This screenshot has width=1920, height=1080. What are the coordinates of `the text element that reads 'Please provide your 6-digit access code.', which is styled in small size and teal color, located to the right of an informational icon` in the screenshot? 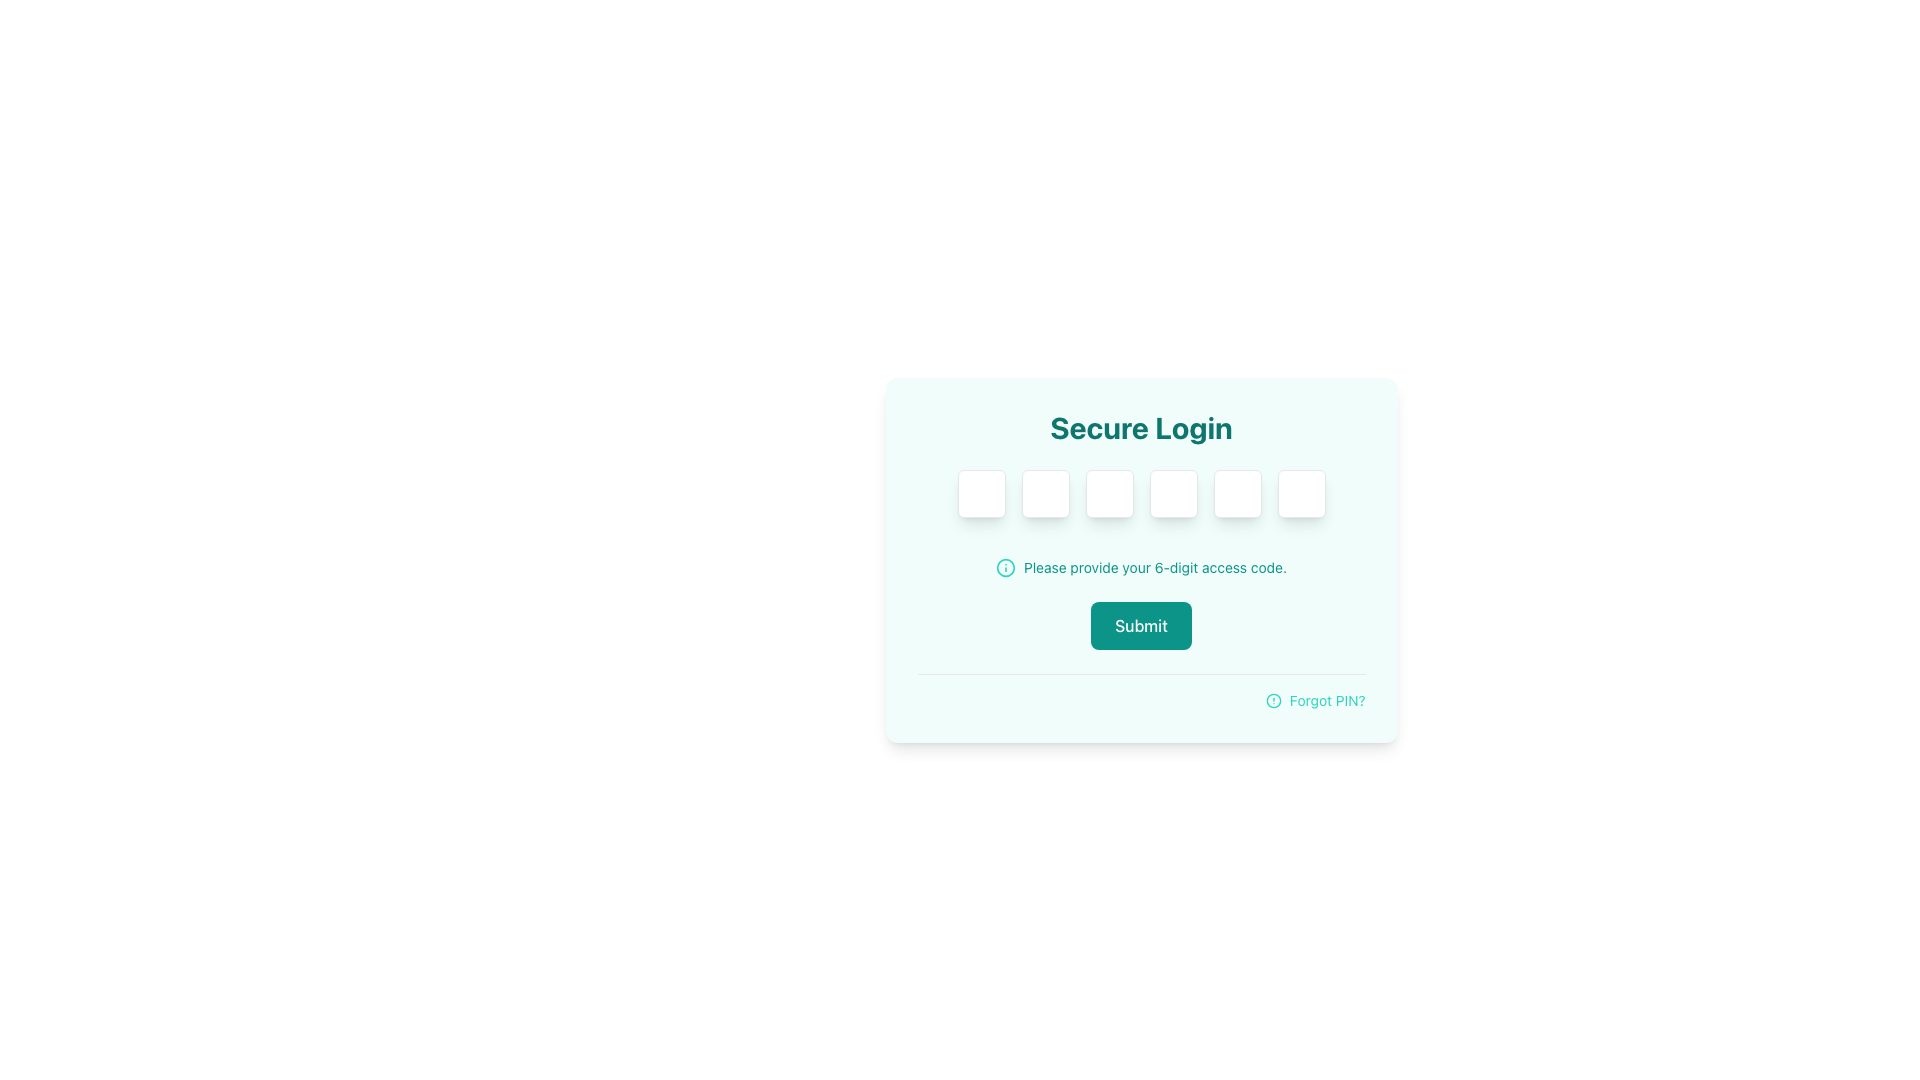 It's located at (1155, 567).